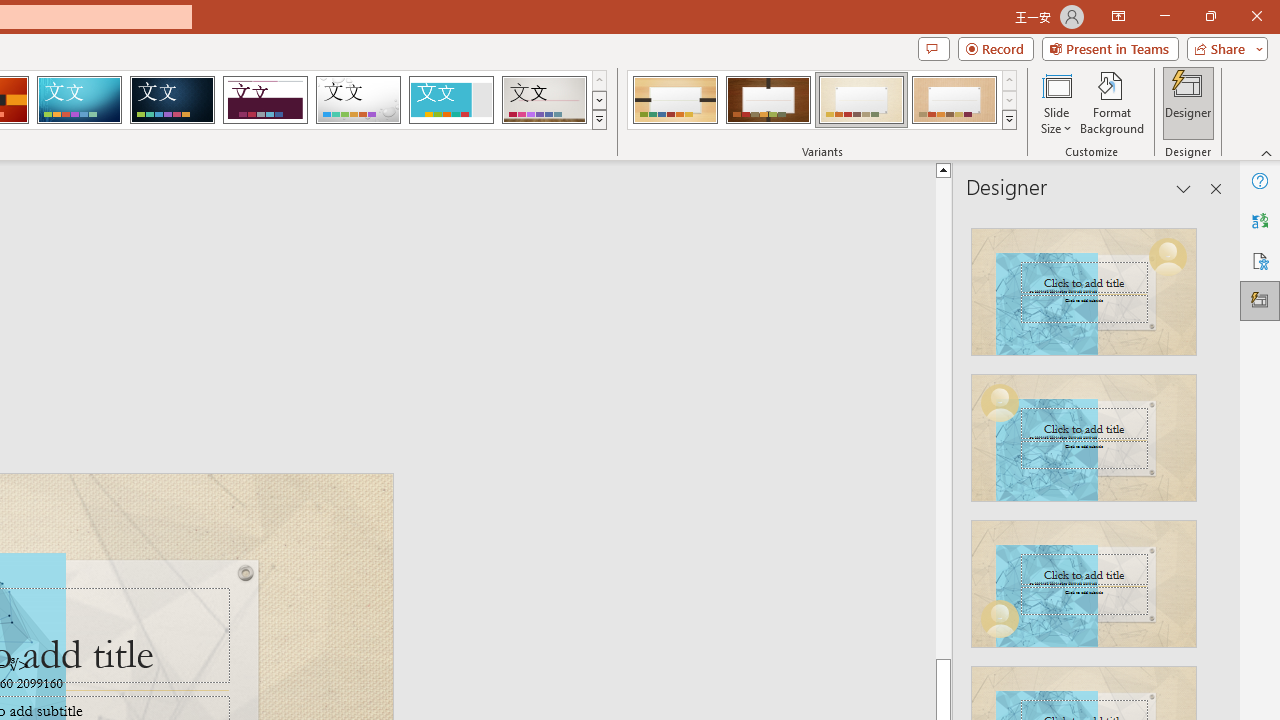 The width and height of the screenshot is (1280, 720). Describe the element at coordinates (79, 100) in the screenshot. I see `'Circuit'` at that location.